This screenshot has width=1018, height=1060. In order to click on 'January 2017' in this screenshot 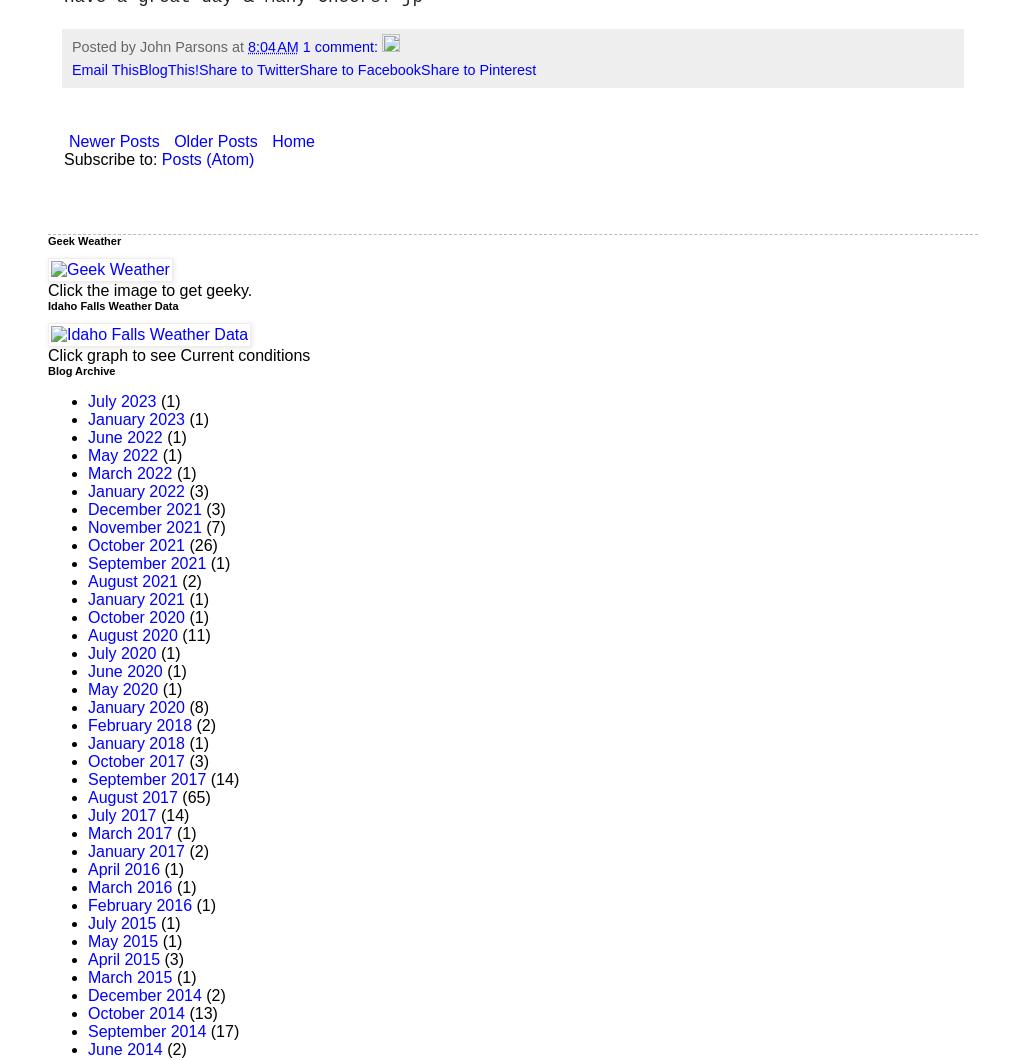, I will do `click(135, 851)`.